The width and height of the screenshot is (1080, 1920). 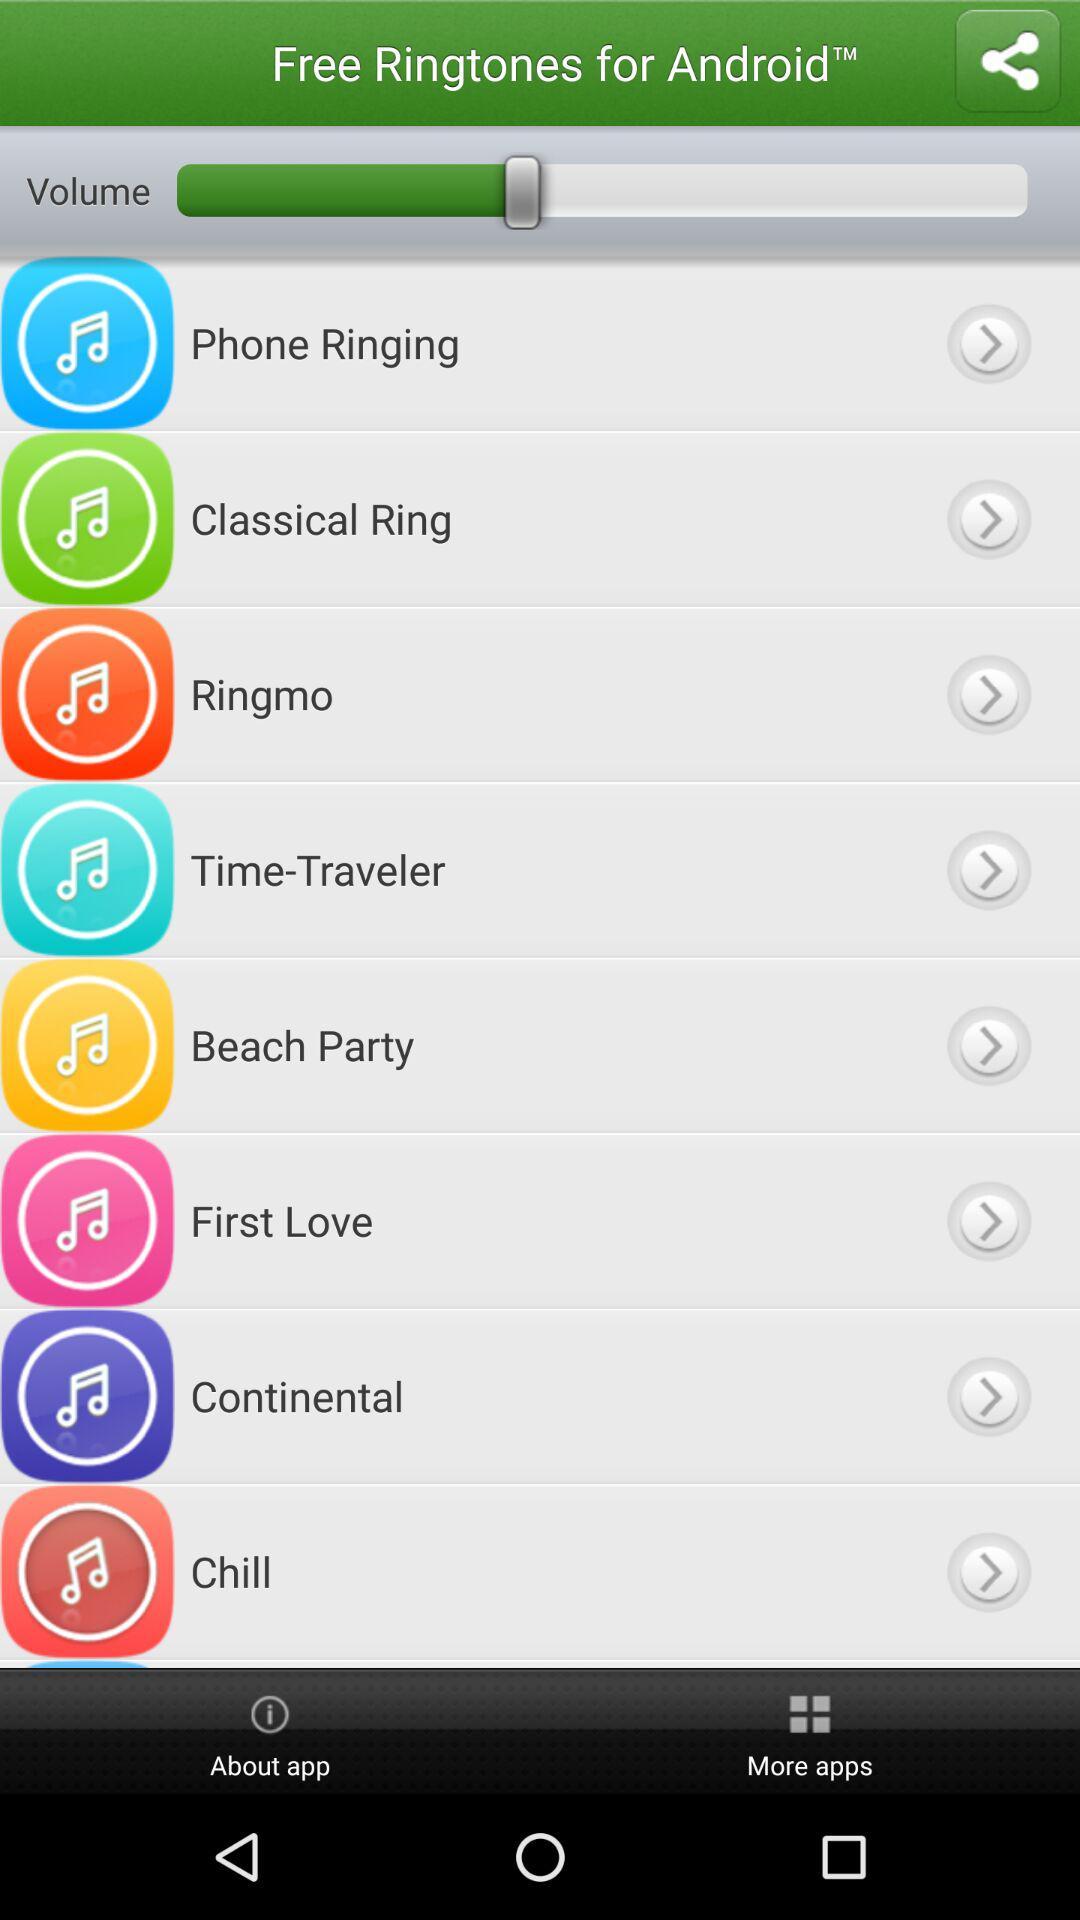 What do you see at coordinates (987, 1044) in the screenshot?
I see `next button` at bounding box center [987, 1044].